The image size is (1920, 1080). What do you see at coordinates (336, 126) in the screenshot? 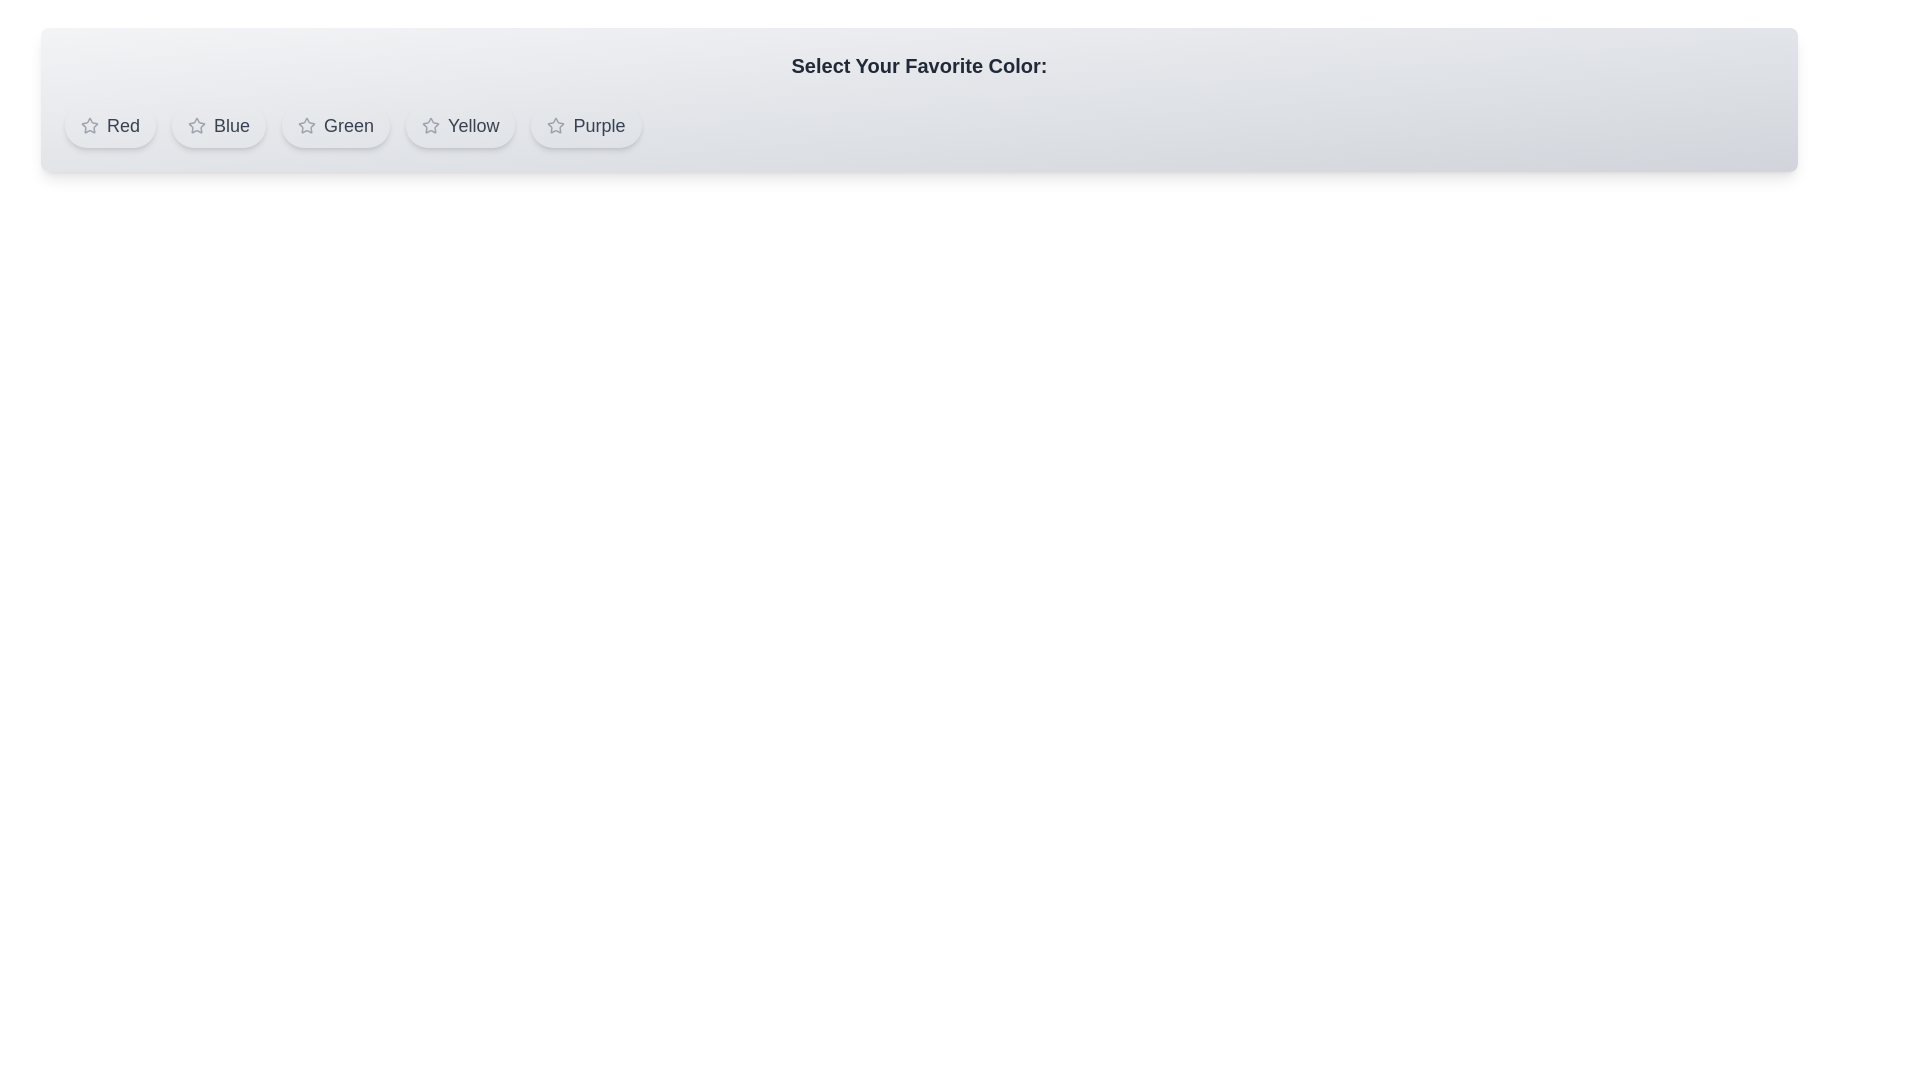
I see `the color Green by clicking on its button` at bounding box center [336, 126].